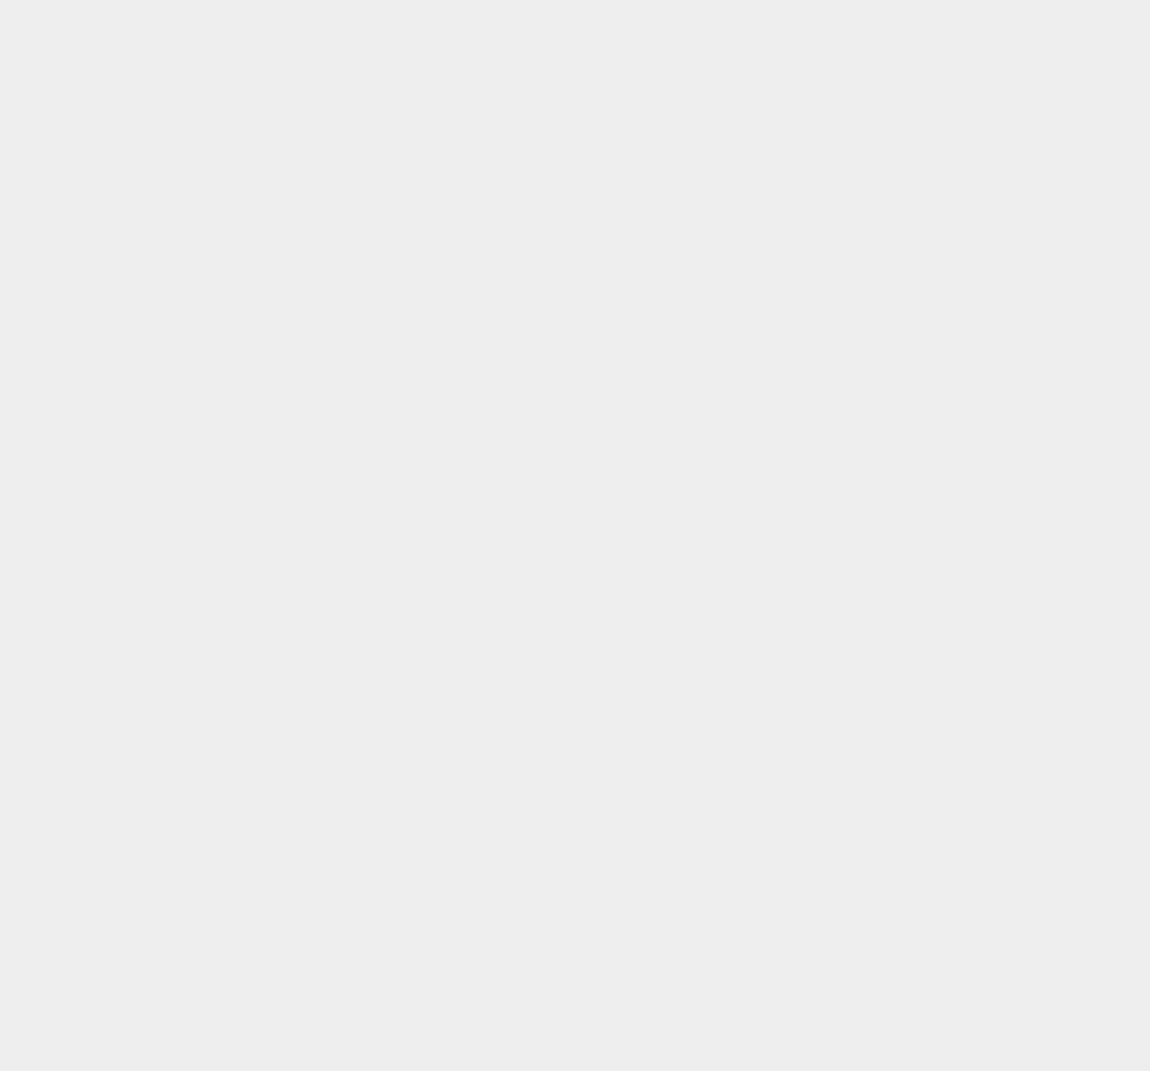  Describe the element at coordinates (812, 333) in the screenshot. I see `'iOS Games'` at that location.